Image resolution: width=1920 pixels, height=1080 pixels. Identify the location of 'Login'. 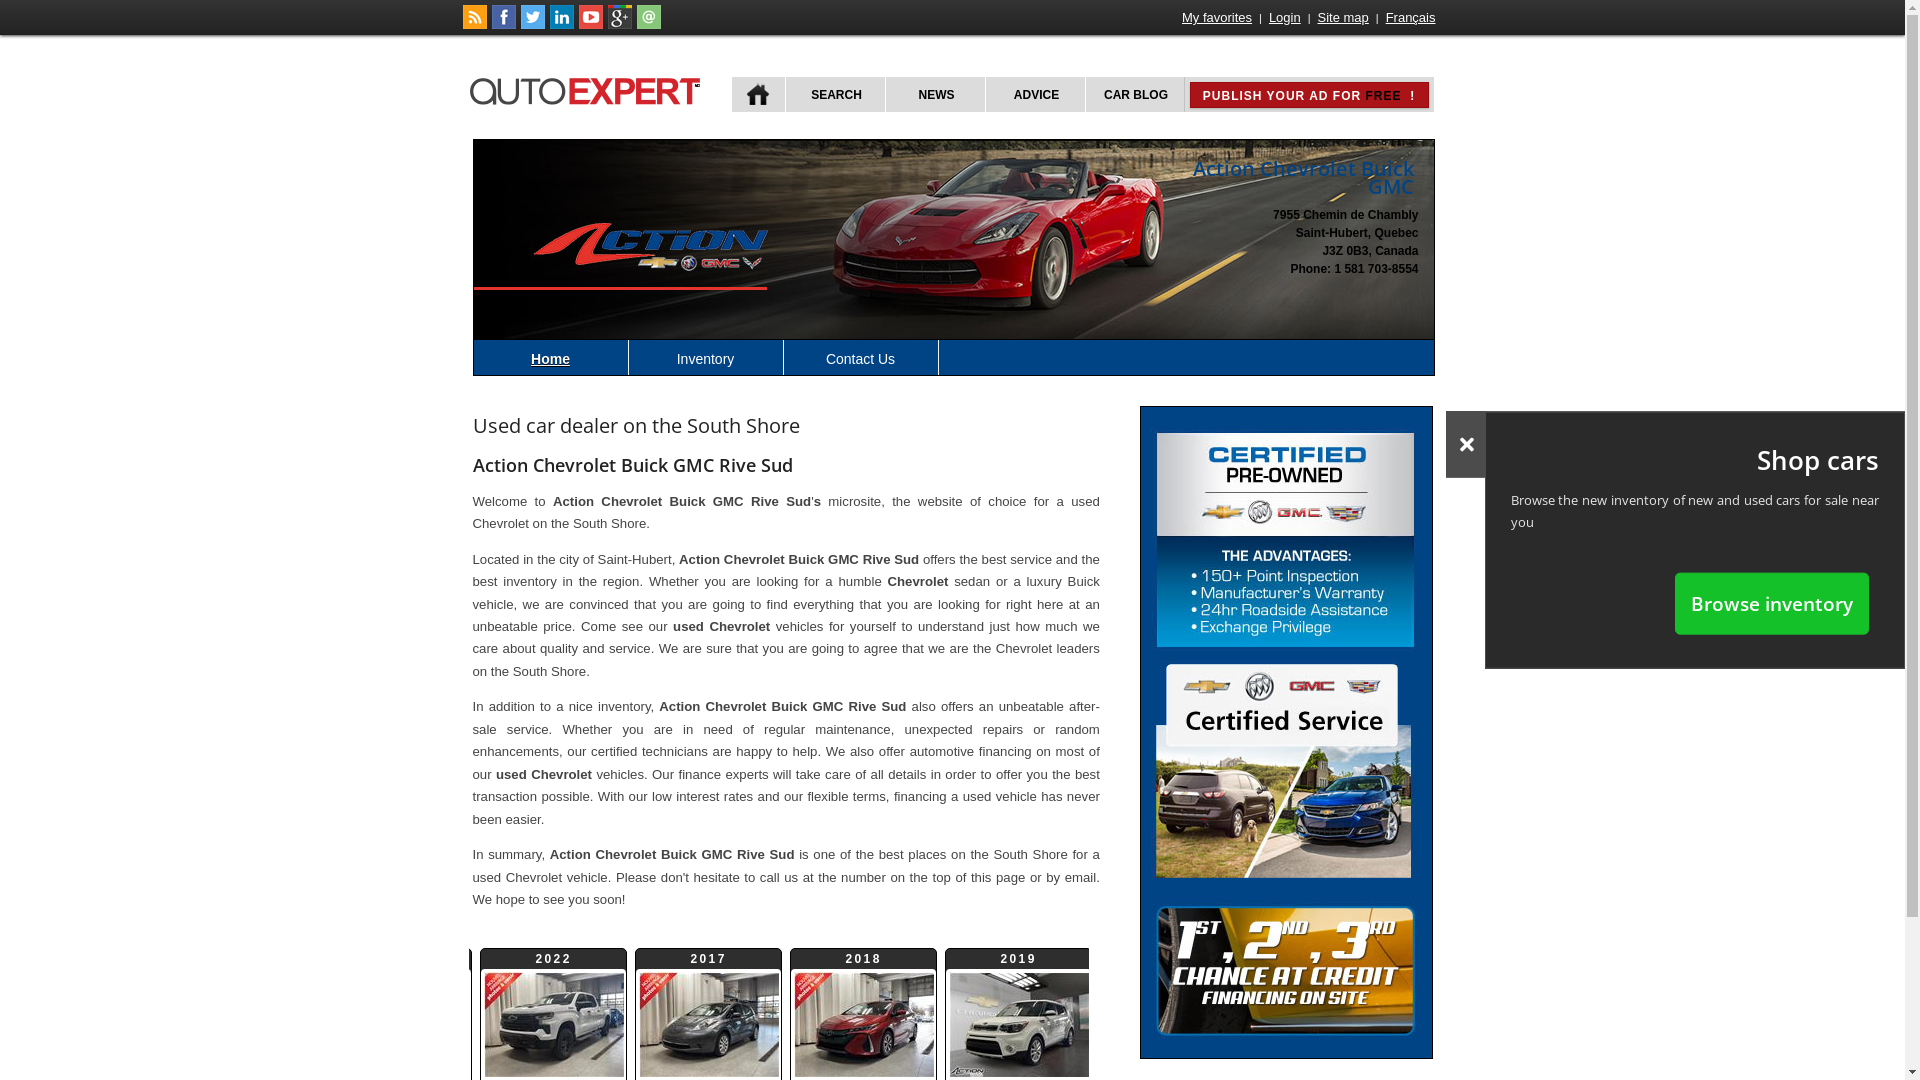
(1285, 17).